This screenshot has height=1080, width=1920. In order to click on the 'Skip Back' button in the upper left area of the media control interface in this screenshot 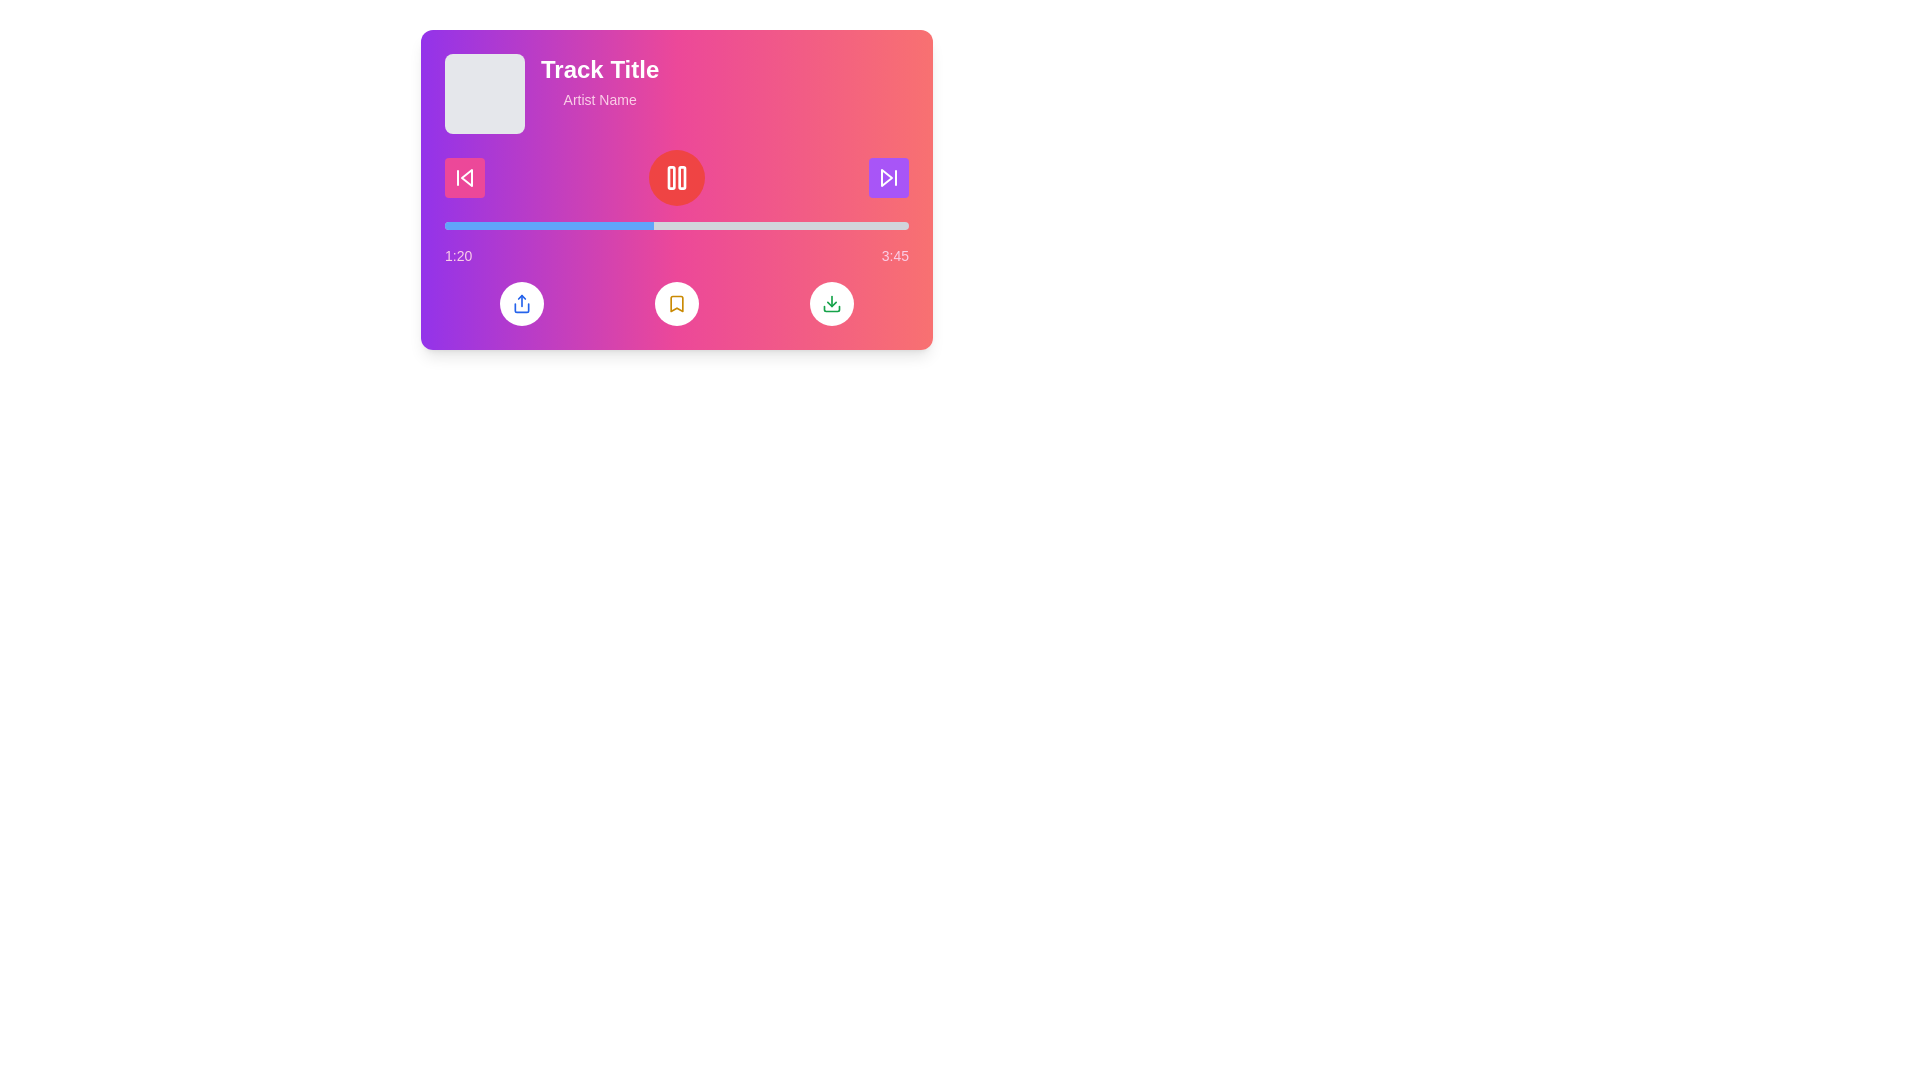, I will do `click(464, 176)`.